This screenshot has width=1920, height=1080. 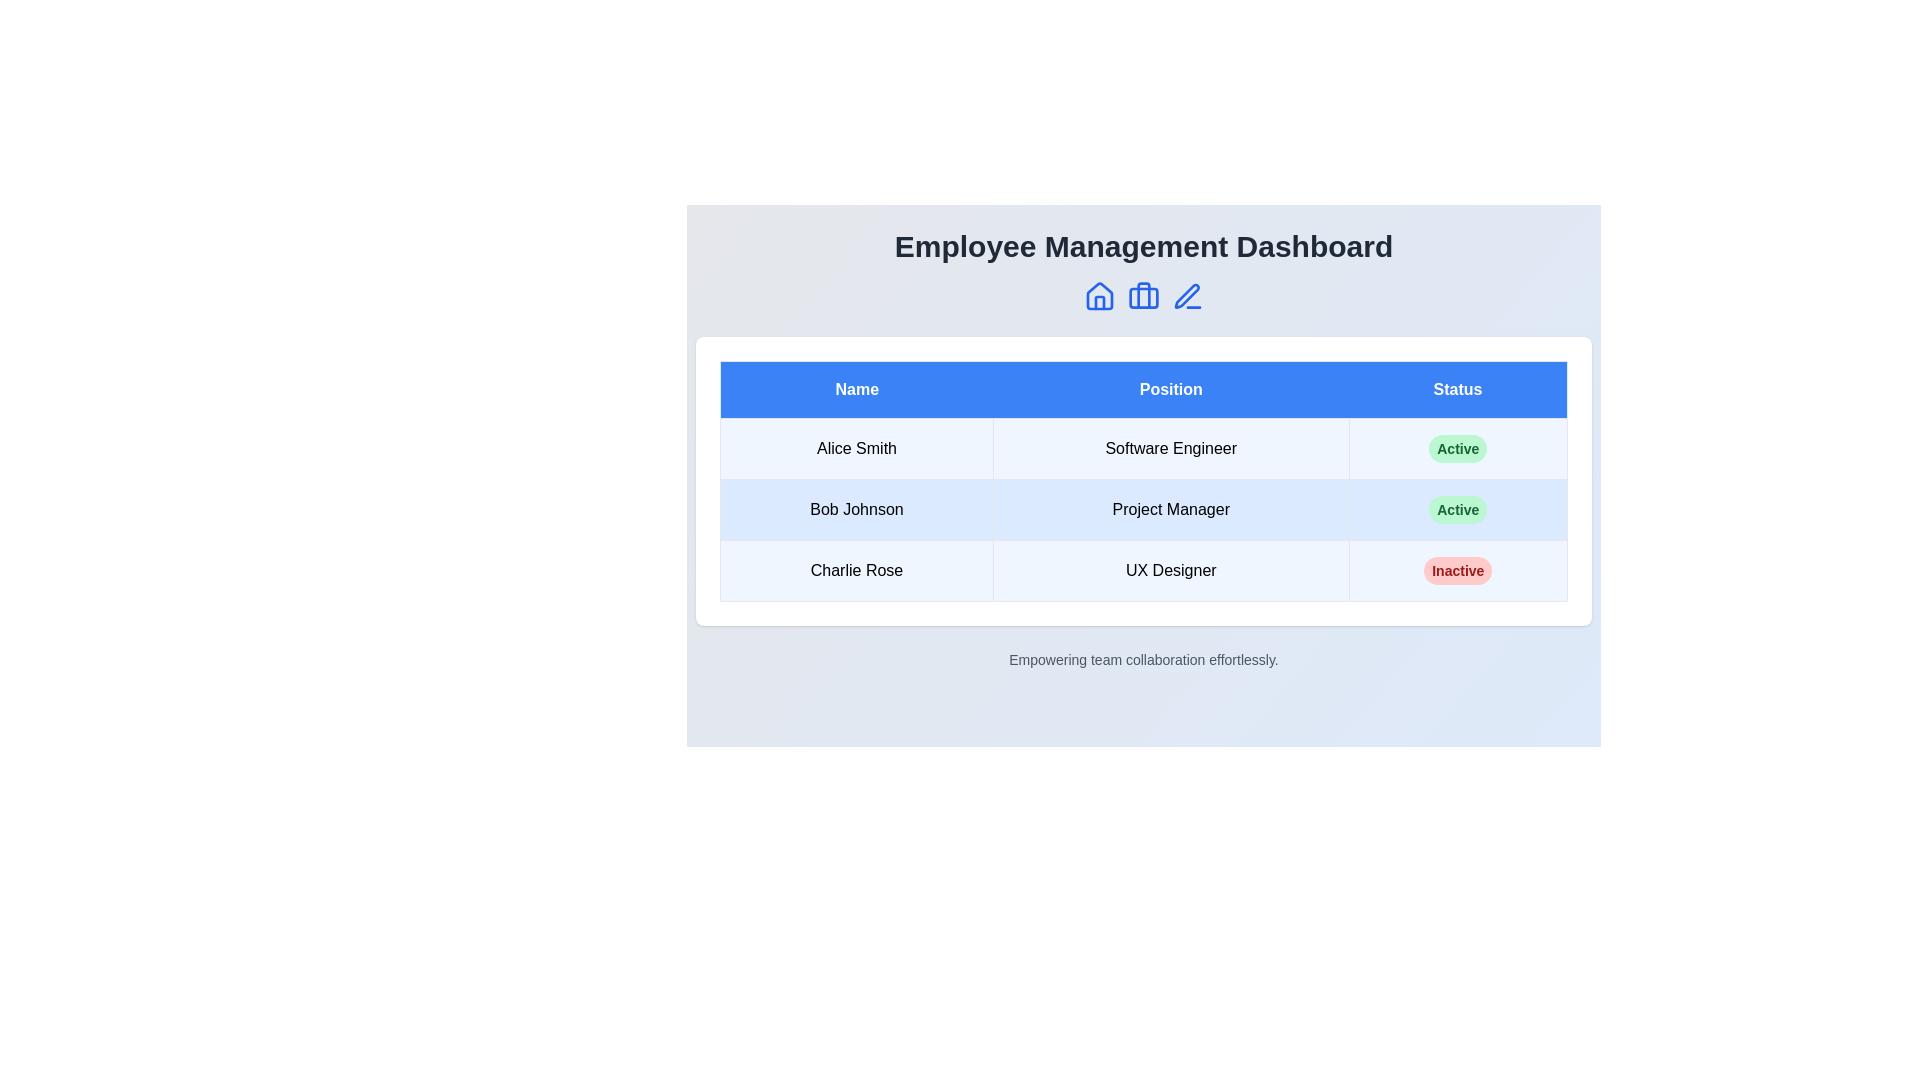 What do you see at coordinates (1458, 447) in the screenshot?
I see `status from the 'Active' badge, which is a pill-shaped badge with a light green background located in the 'Status' column of the first row in the Employee Management Dashboard` at bounding box center [1458, 447].